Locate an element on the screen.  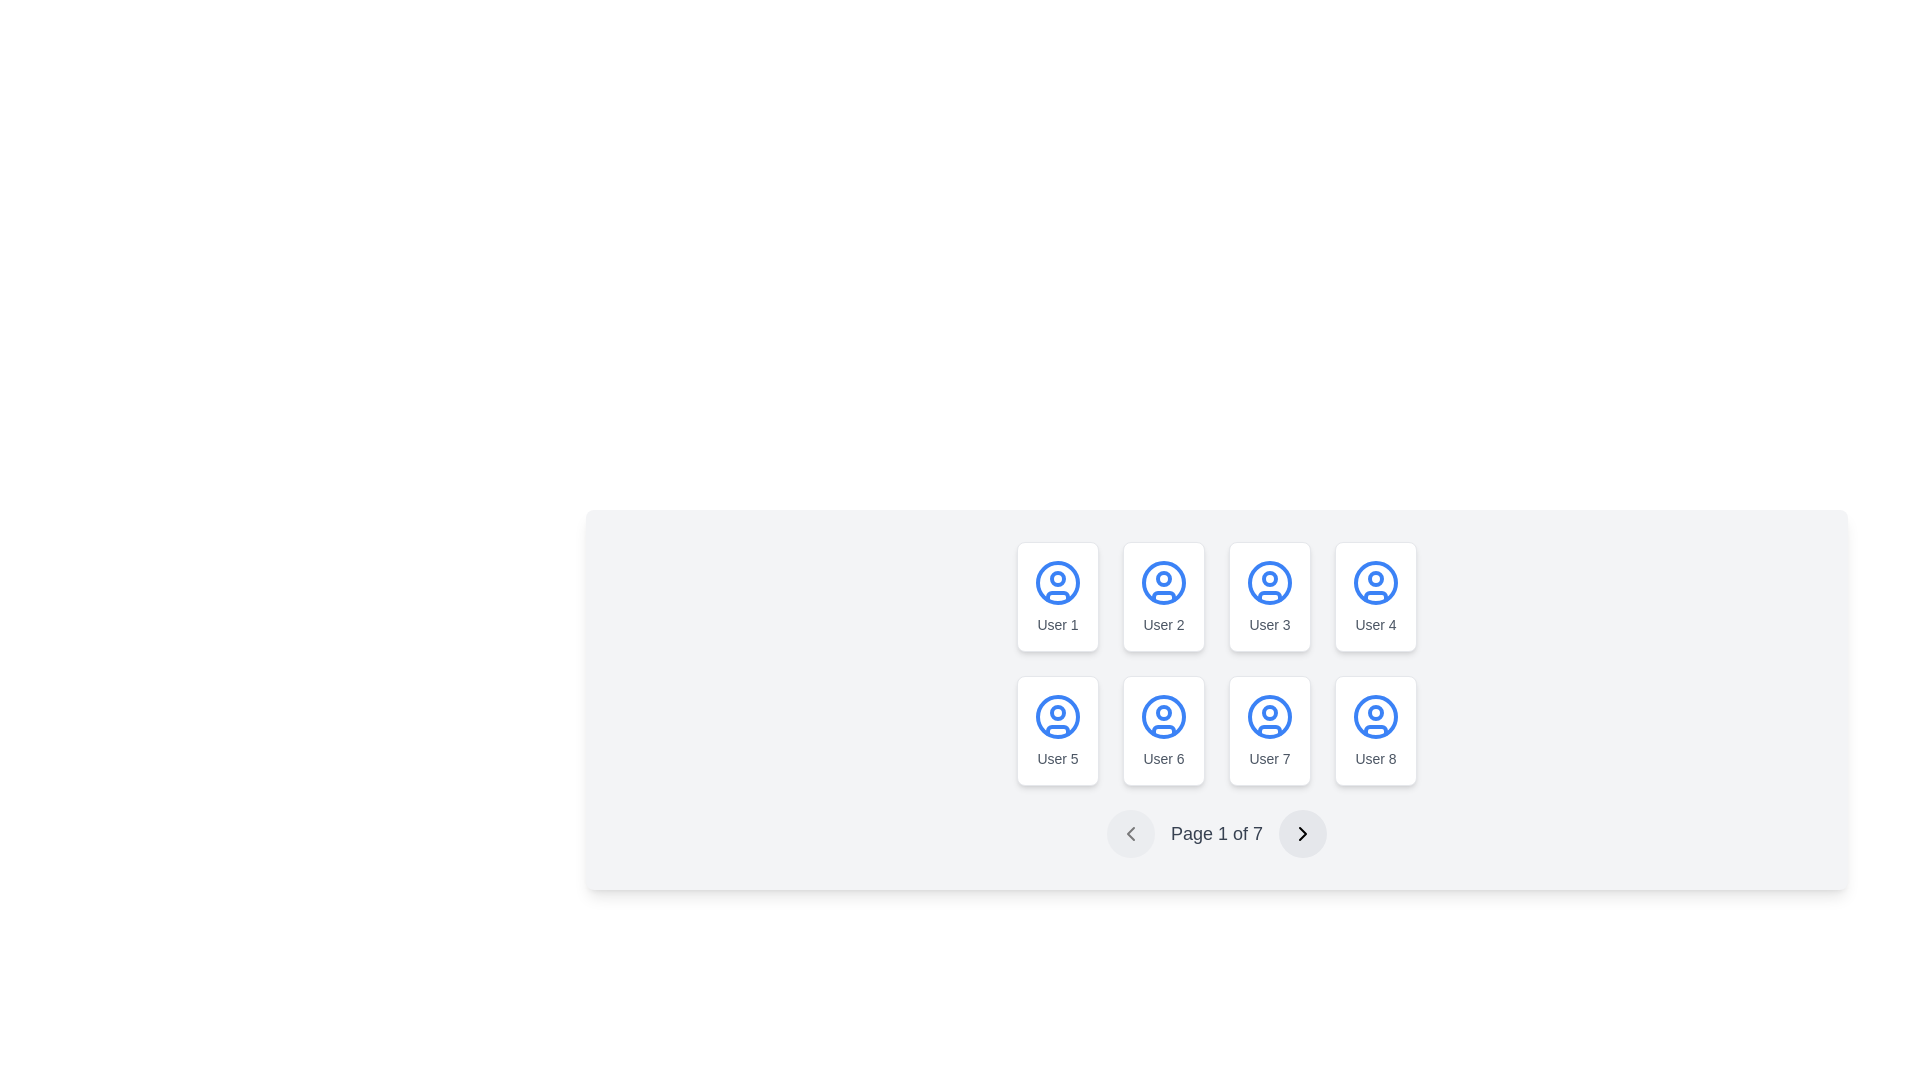
the user profile icon, which is a blue circular outline with a smaller circle inside, representing 'User 5' in the user cards grid is located at coordinates (1056, 716).